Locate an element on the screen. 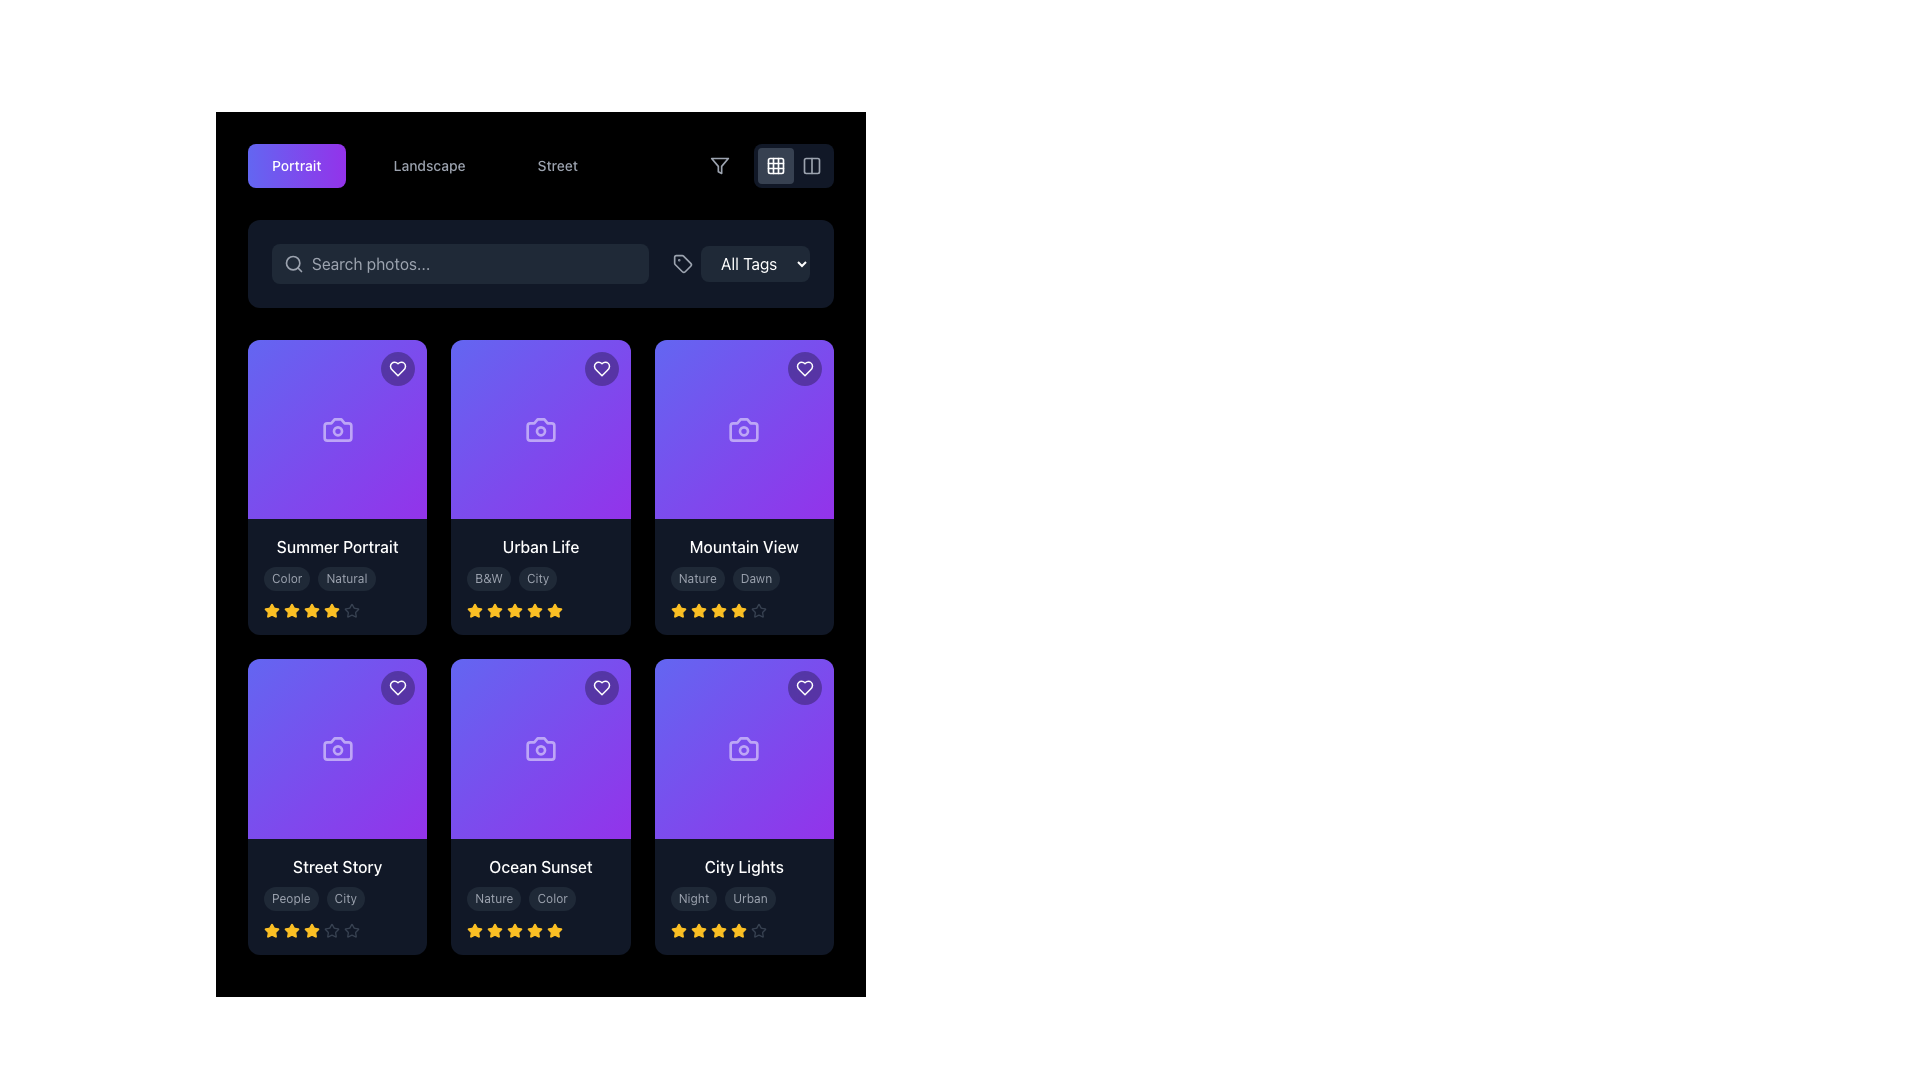  the button in the top-right corner of the 'Ocean Sunset' card to mark the item as a favorite is located at coordinates (600, 687).